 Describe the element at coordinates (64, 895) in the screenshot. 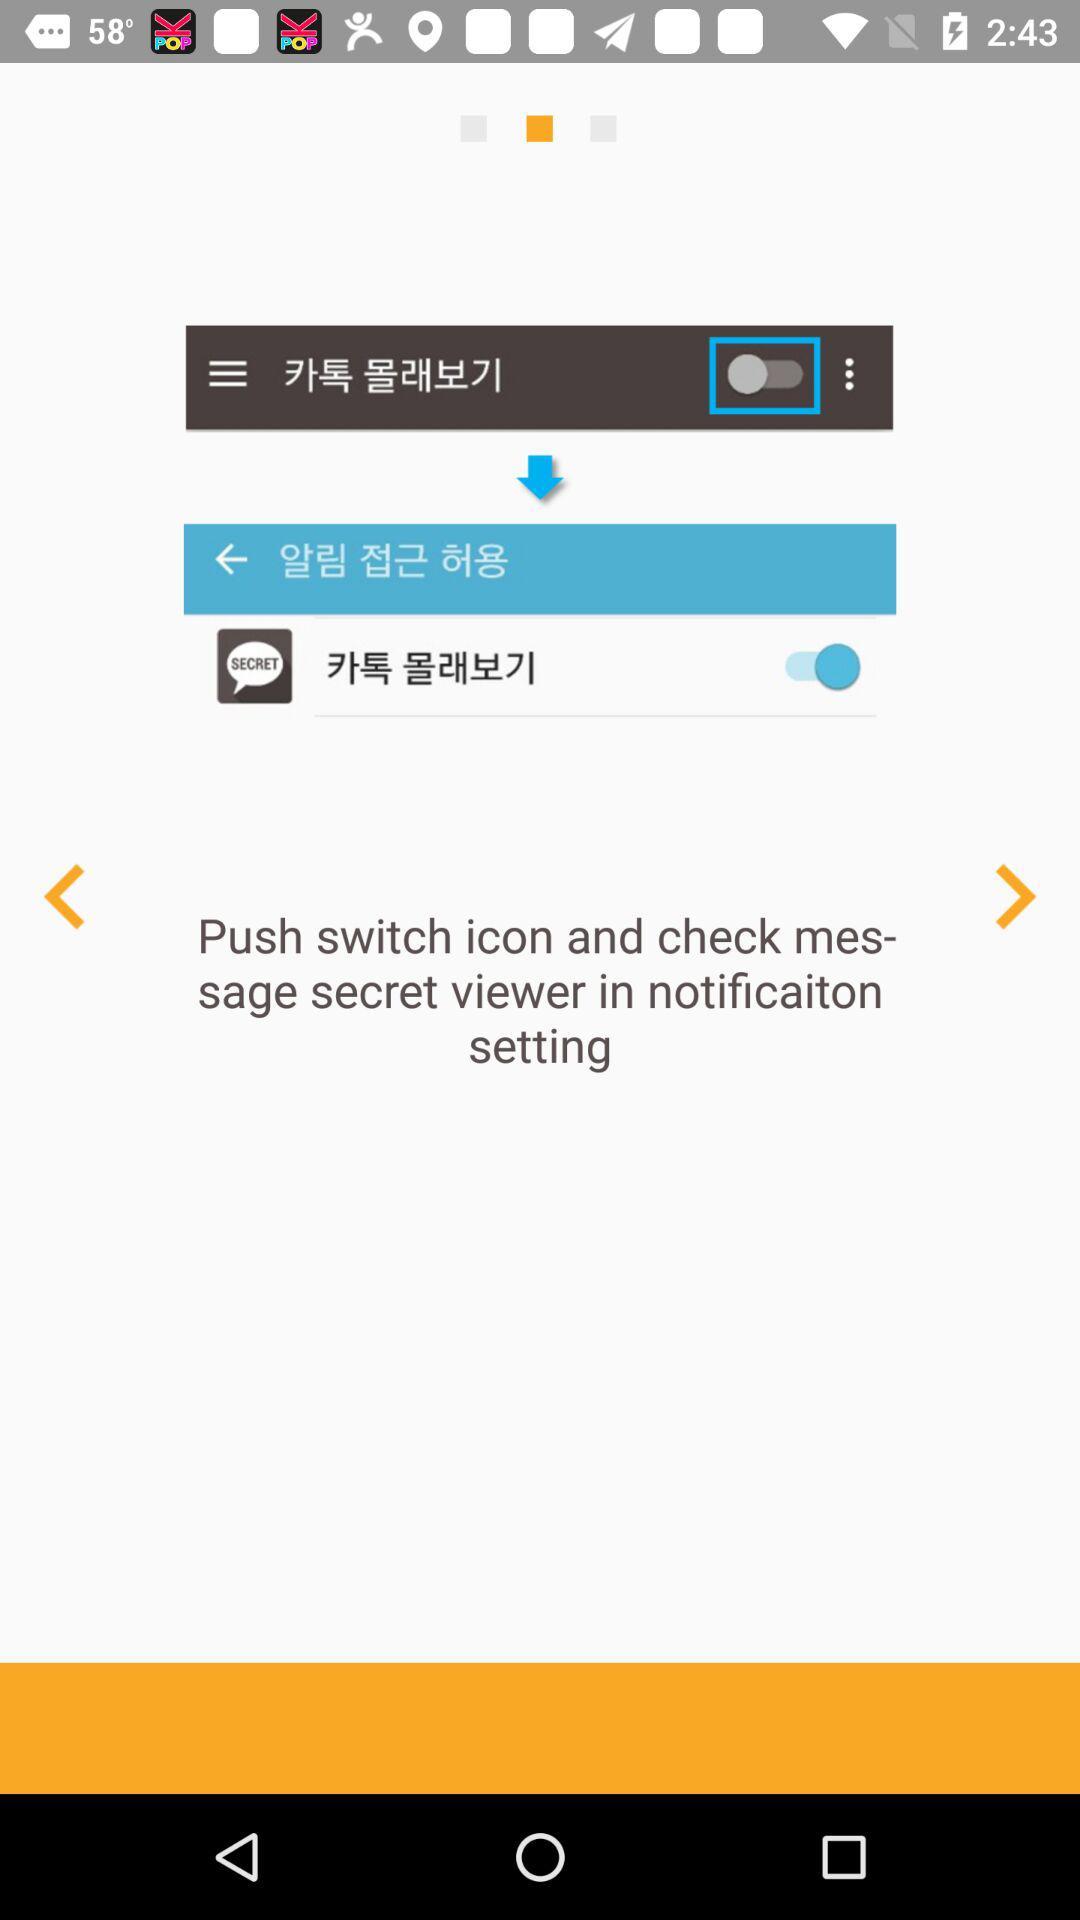

I see `previous page` at that location.